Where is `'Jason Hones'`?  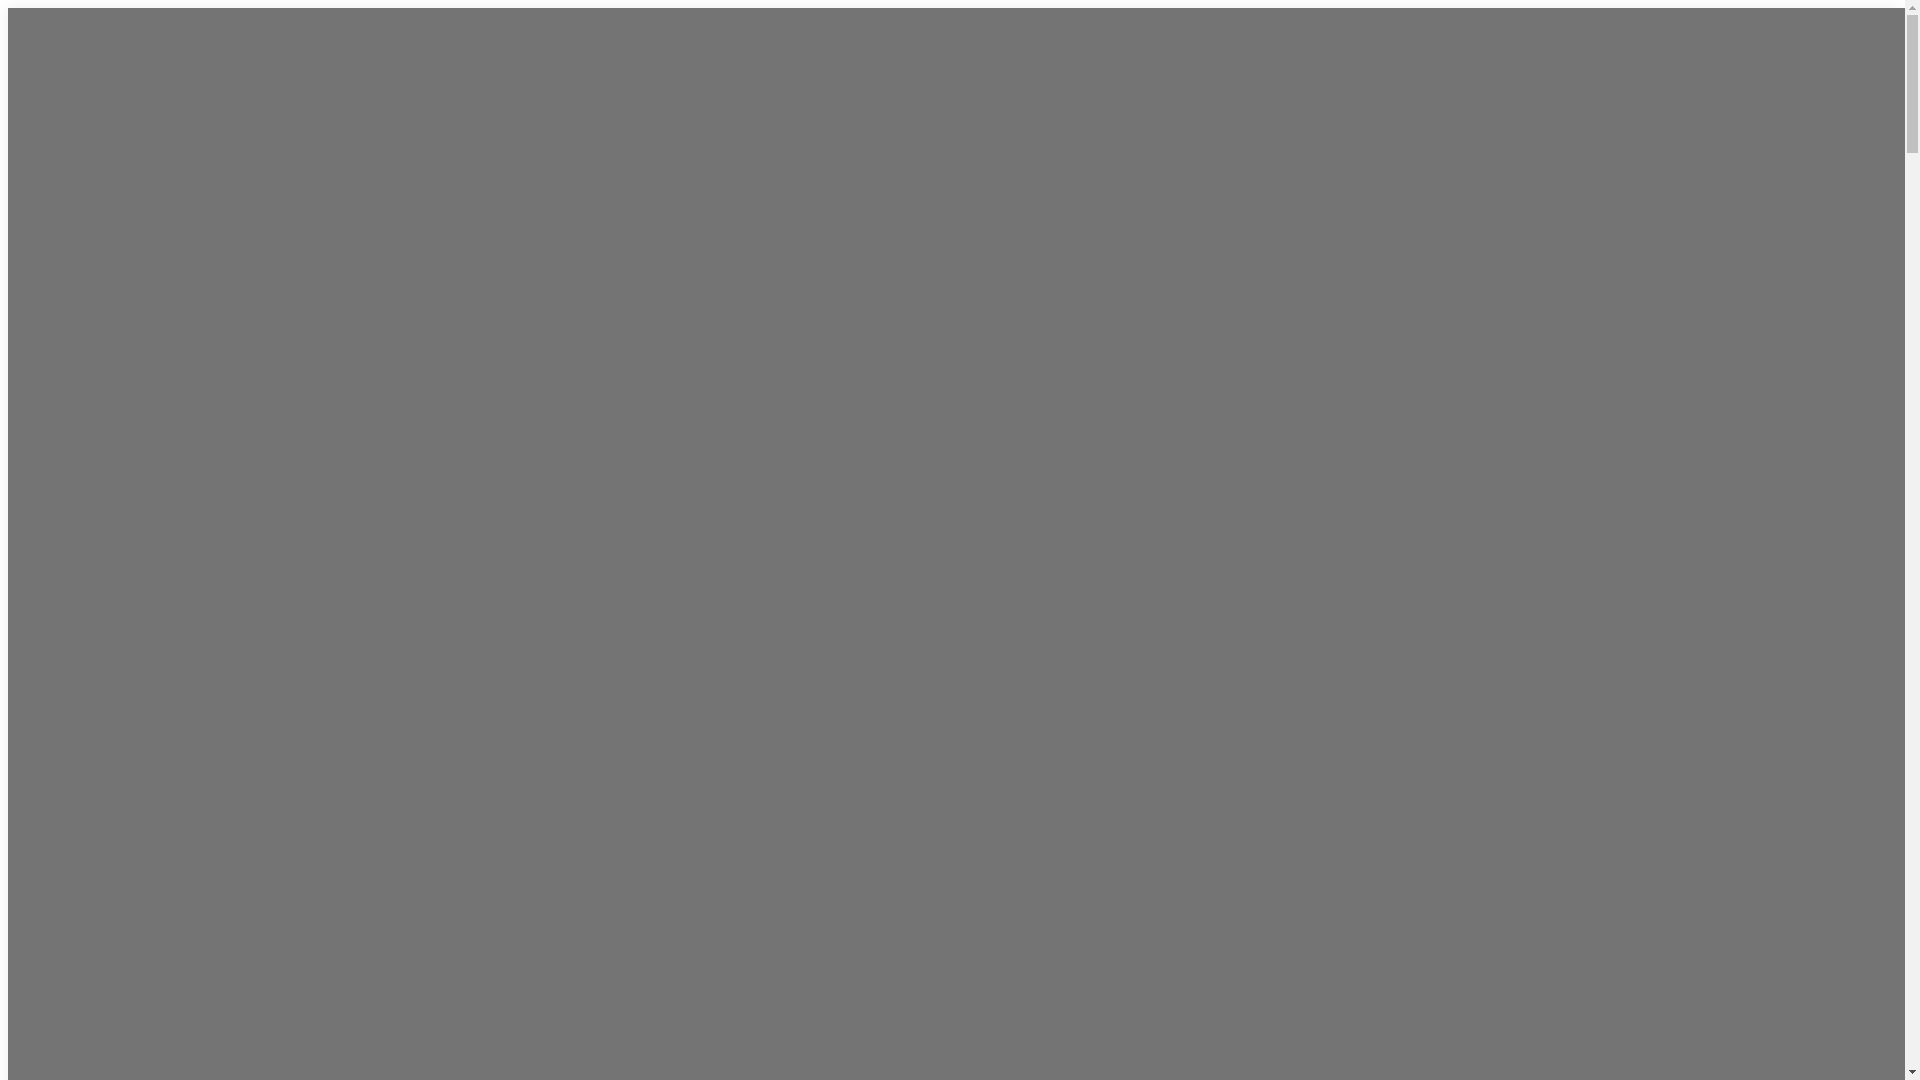
'Jason Hones' is located at coordinates (880, 458).